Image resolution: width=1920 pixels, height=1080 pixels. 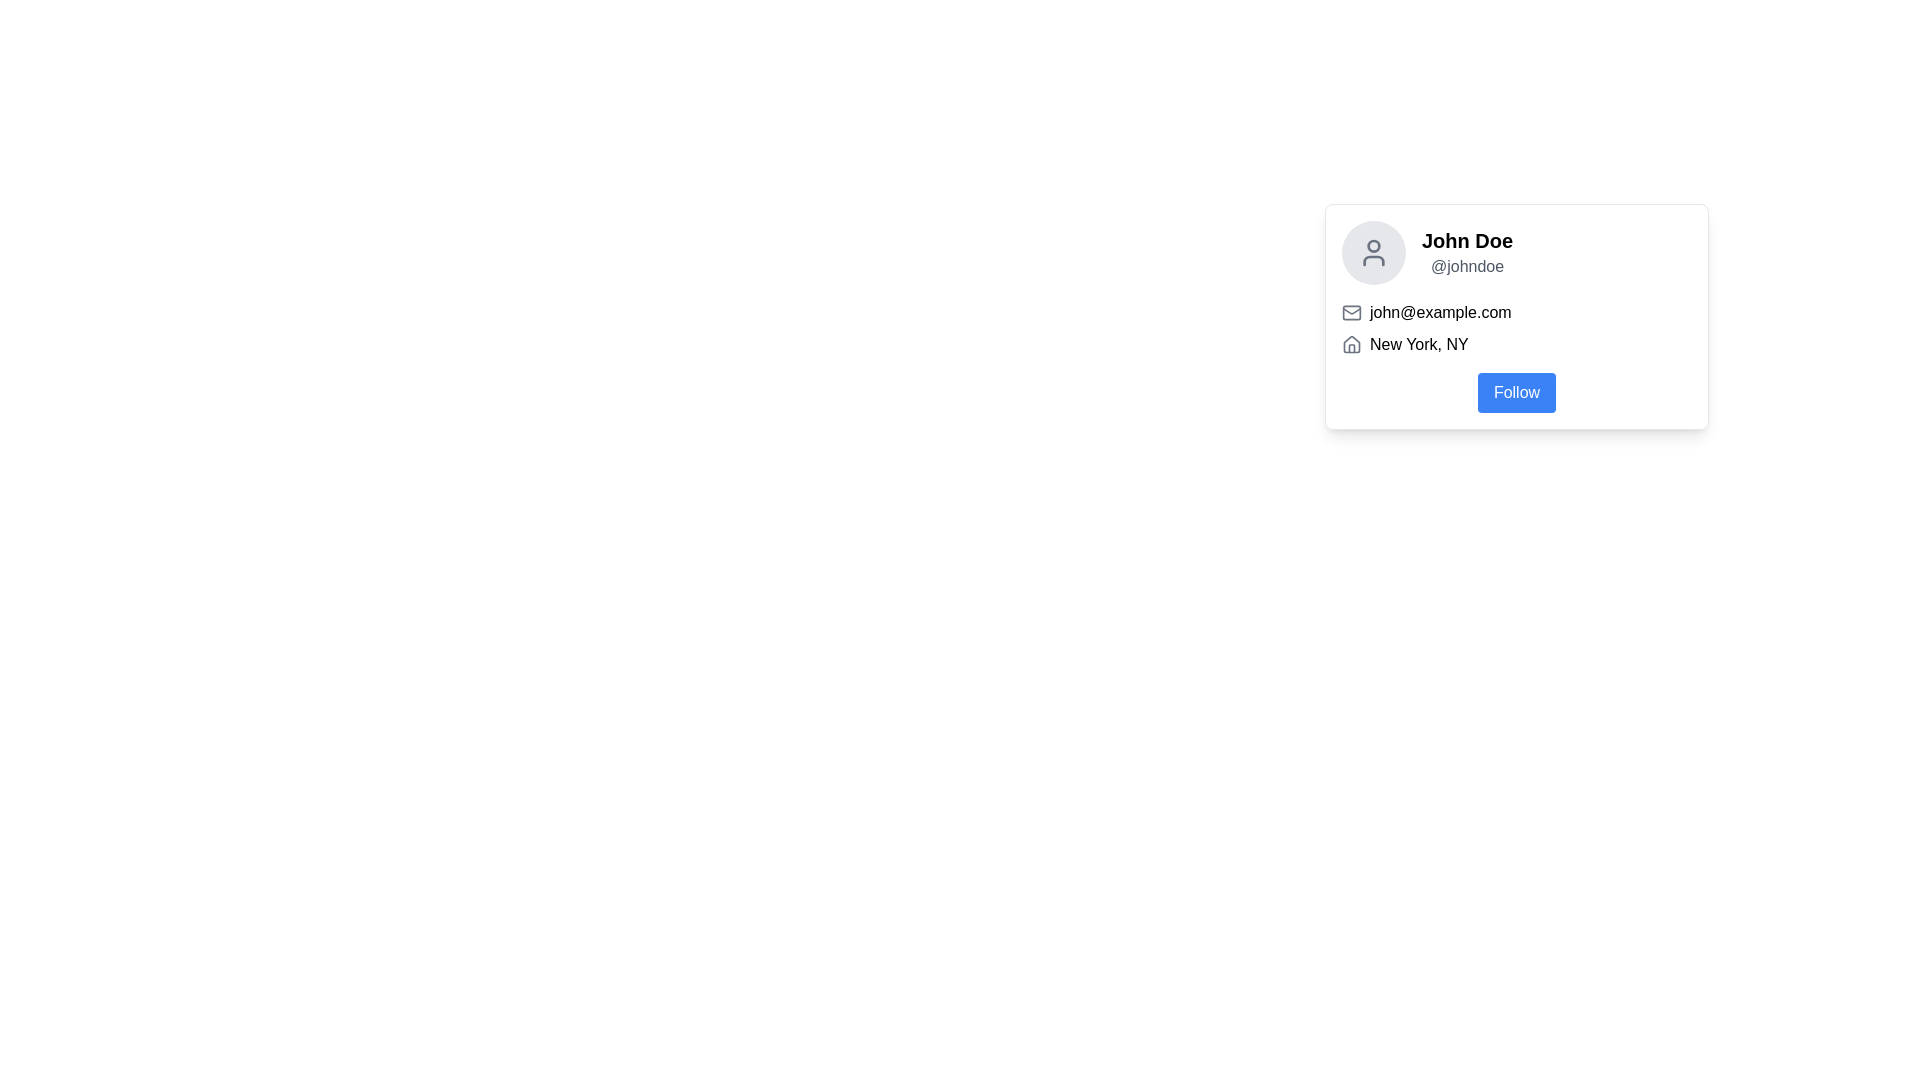 What do you see at coordinates (1352, 343) in the screenshot?
I see `the icon representing the location or home address related to 'New York, NY' to note the visual indication about the context it represents` at bounding box center [1352, 343].